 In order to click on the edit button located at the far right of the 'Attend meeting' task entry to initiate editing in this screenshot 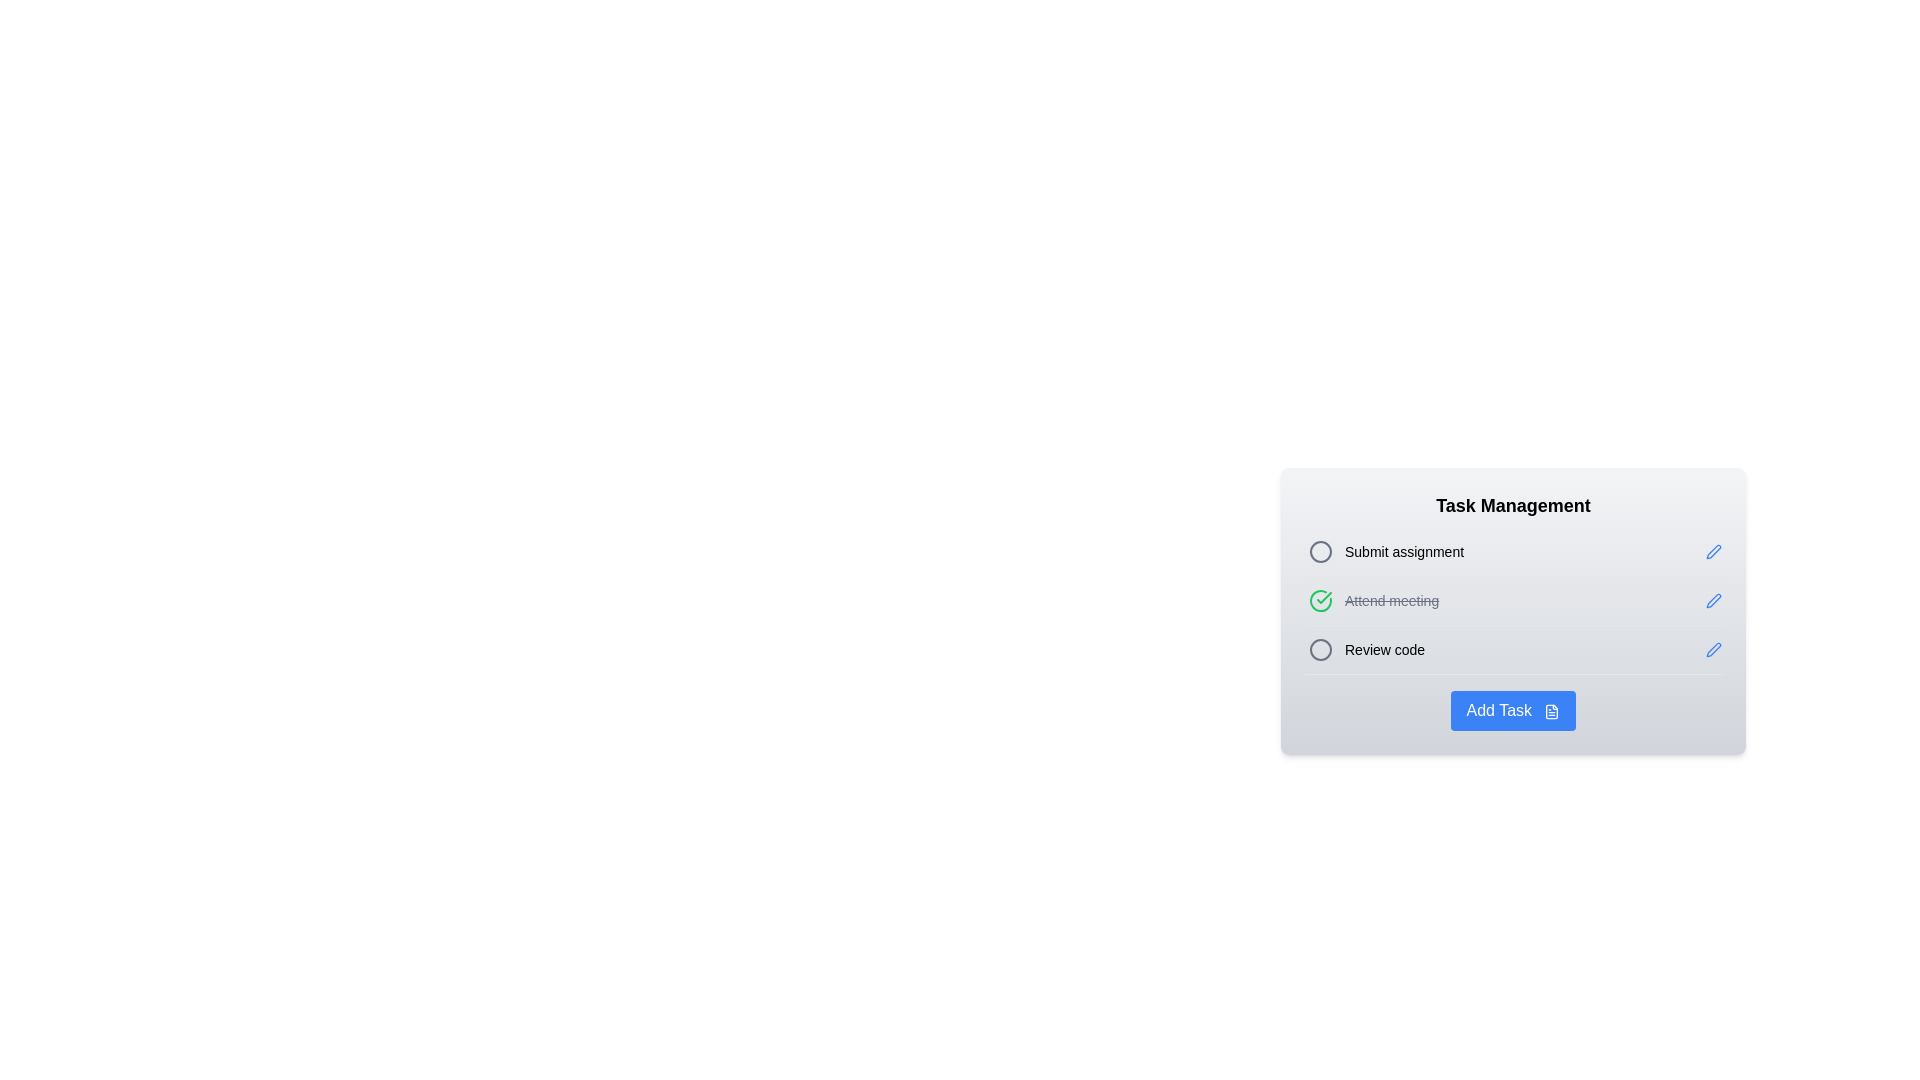, I will do `click(1712, 600)`.